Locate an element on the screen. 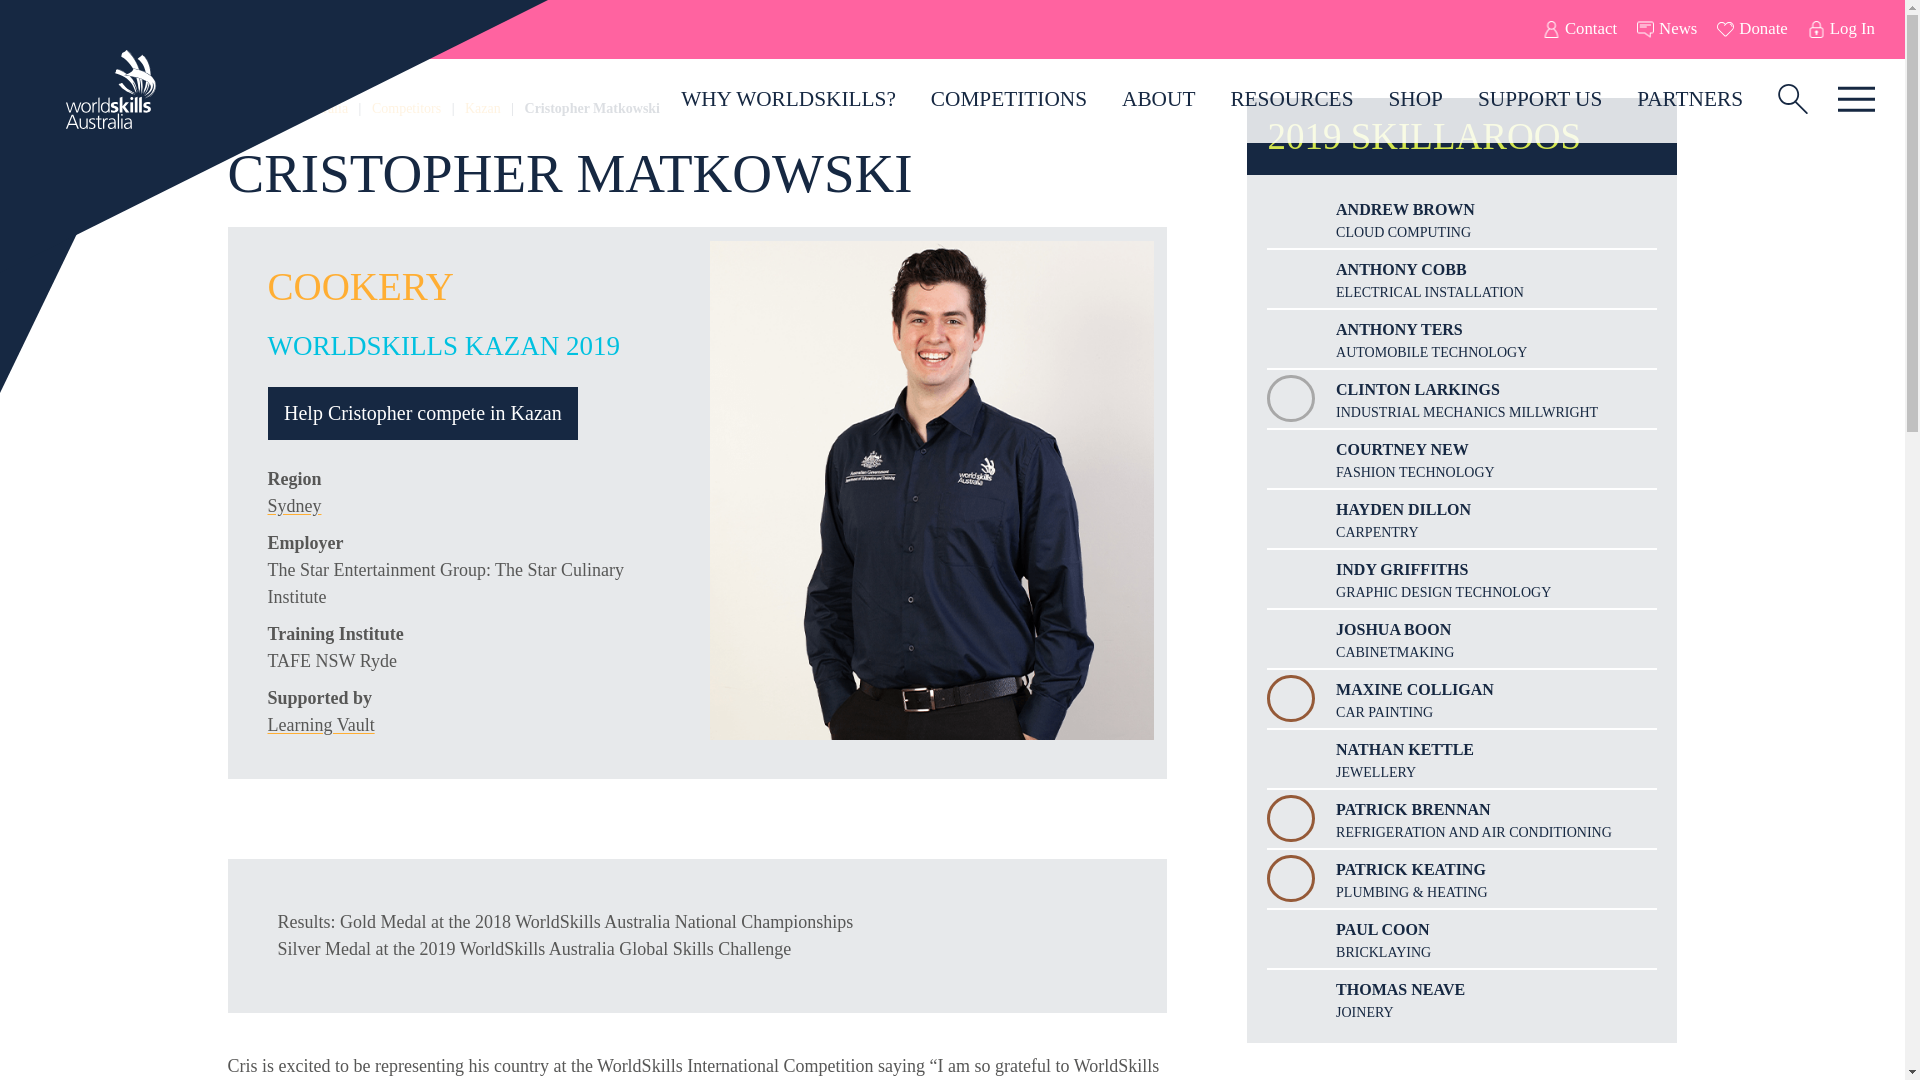  'PATRICK KEATING is located at coordinates (1462, 878).